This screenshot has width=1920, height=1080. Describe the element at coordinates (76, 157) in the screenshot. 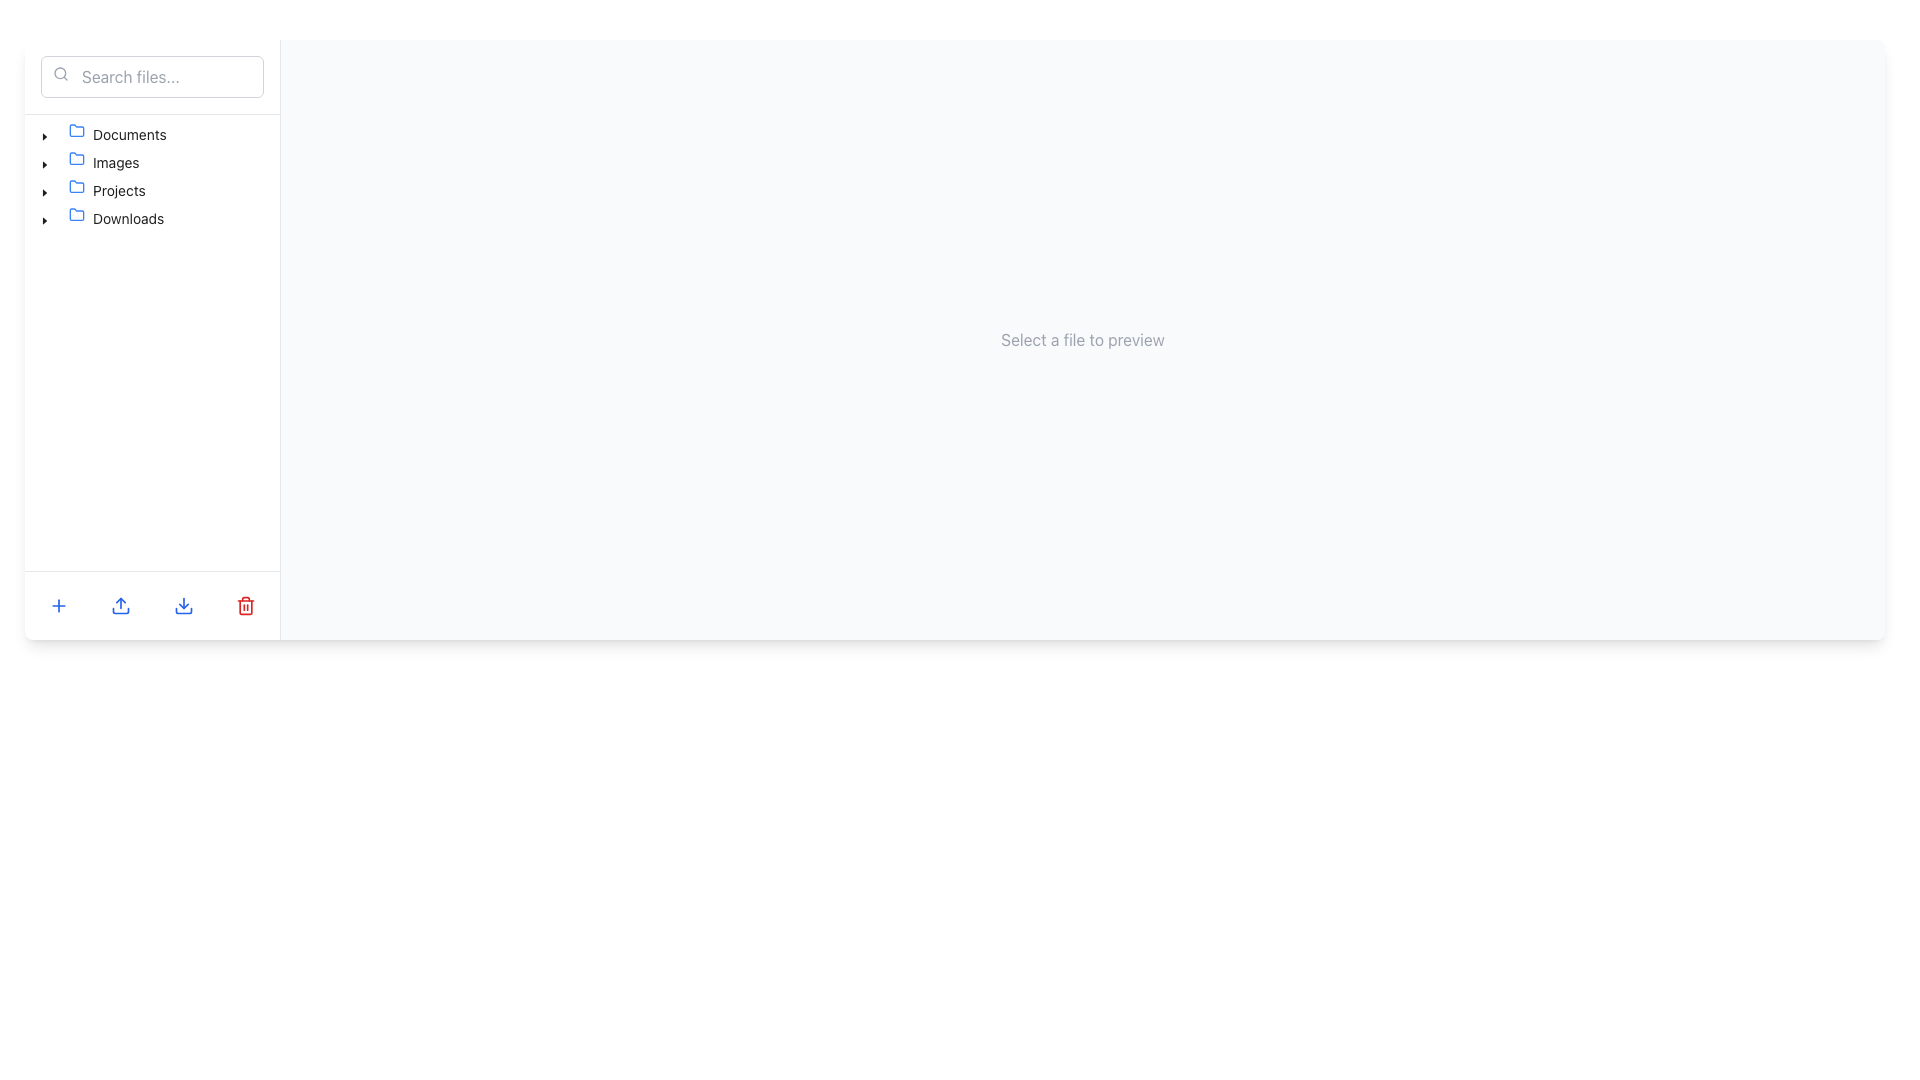

I see `the folder icon located in the left sidebar under the label 'Images' by moving the cursor to its center` at that location.